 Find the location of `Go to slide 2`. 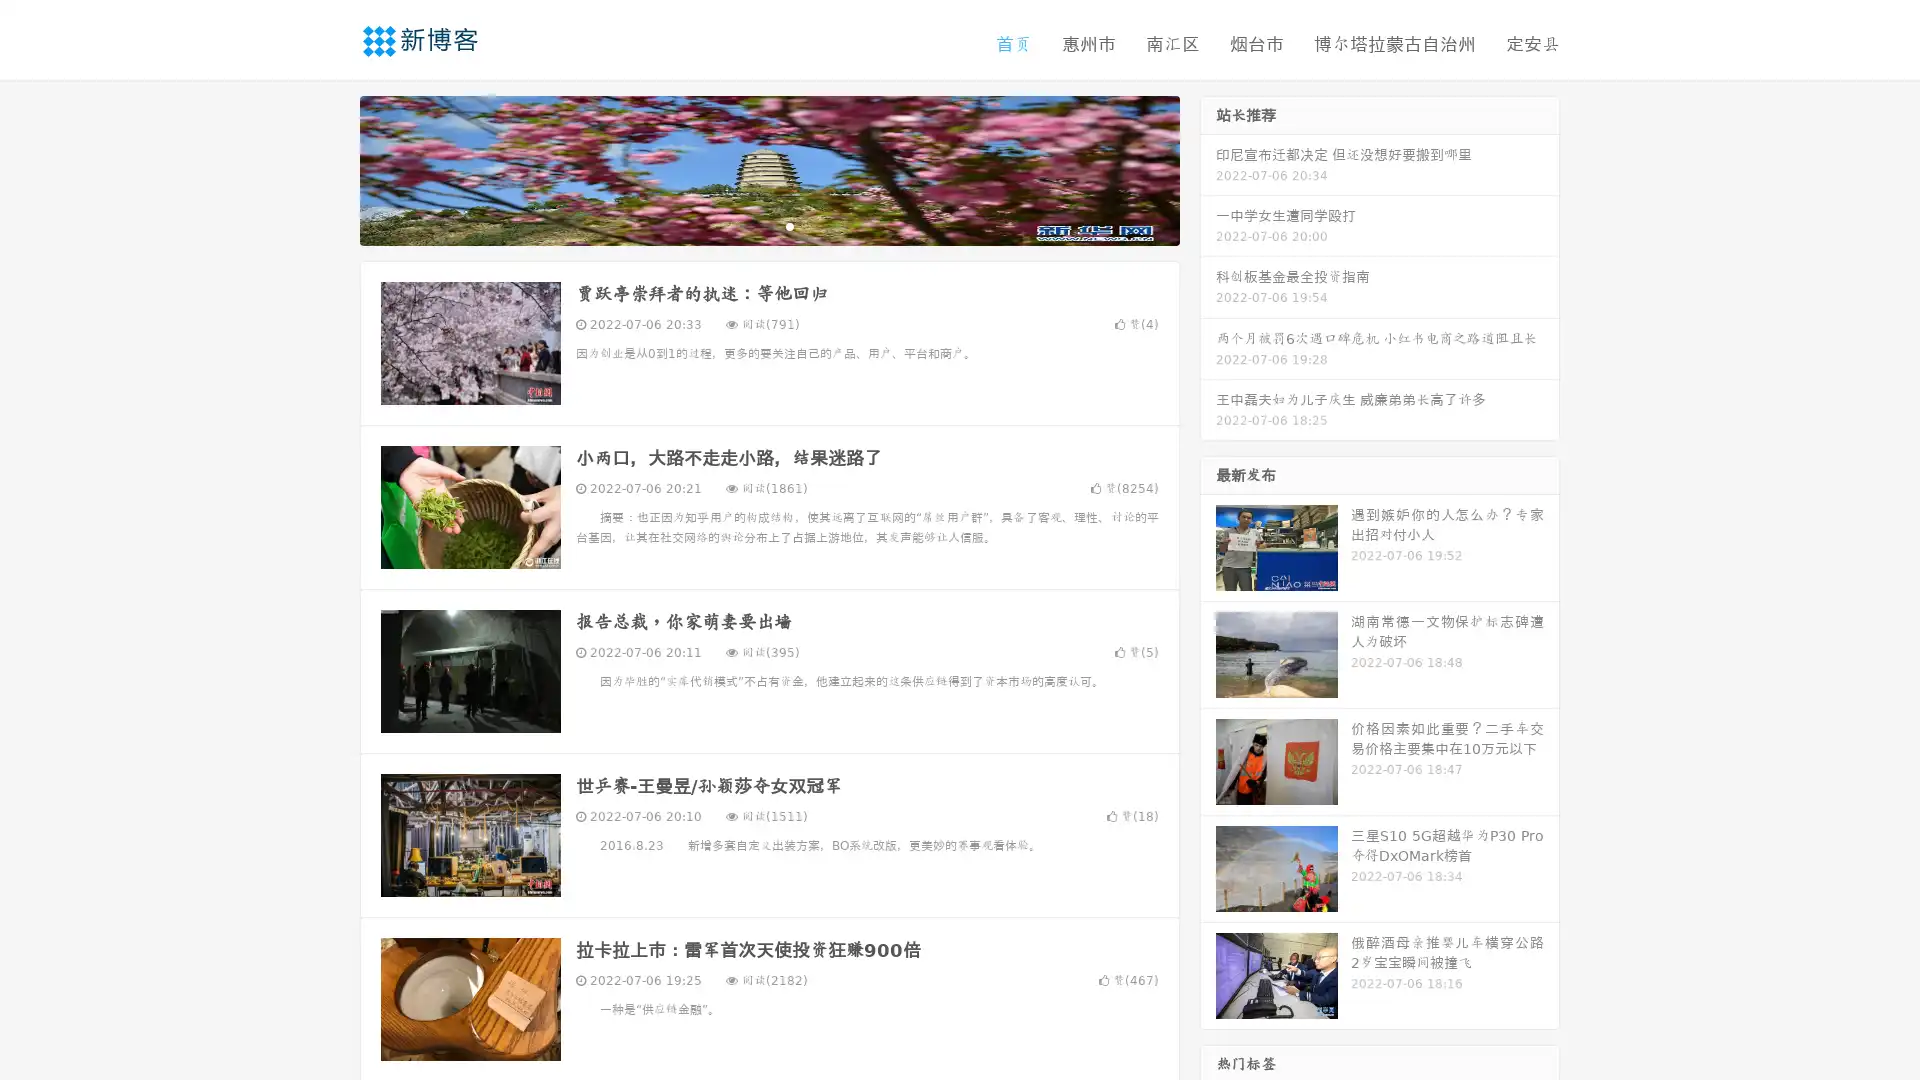

Go to slide 2 is located at coordinates (768, 225).